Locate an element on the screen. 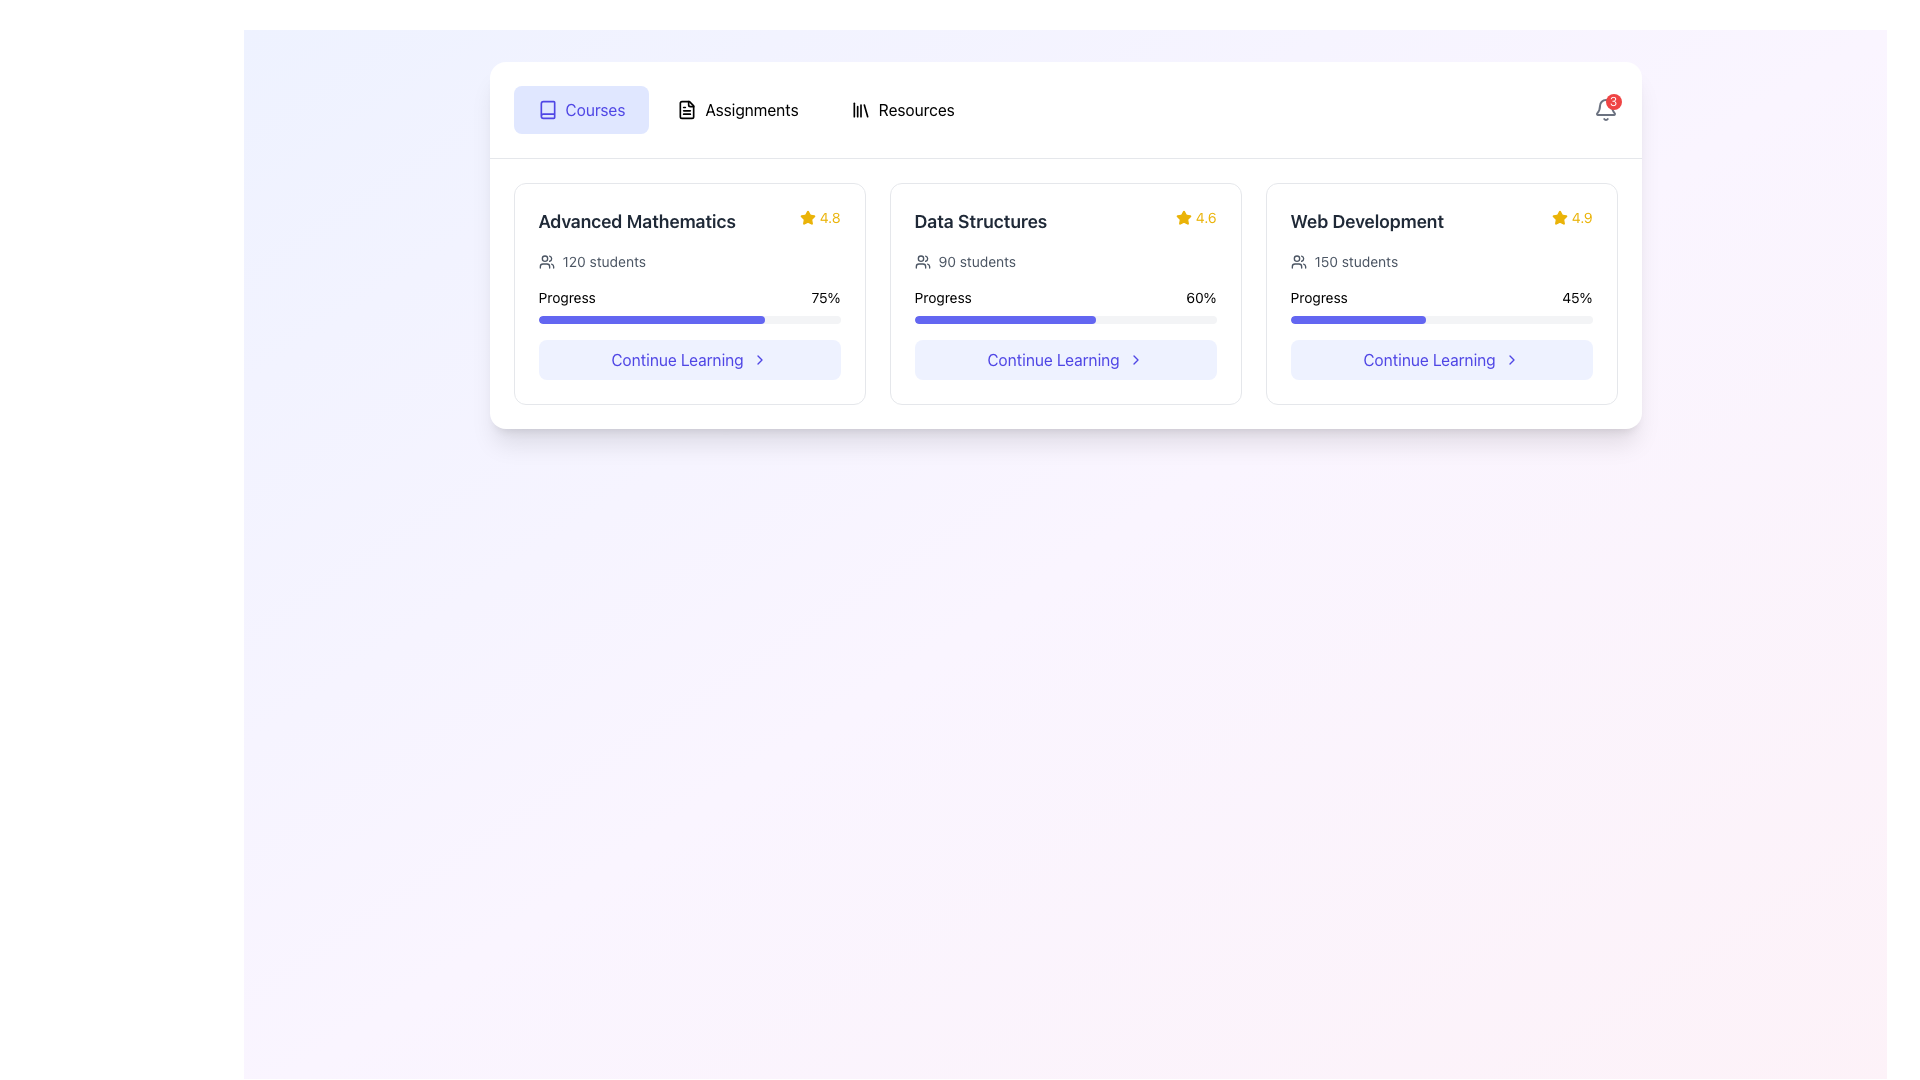 The height and width of the screenshot is (1080, 1920). the Rating display in the 'Data Structures' card, which features a yellow star icon and the text '4.6' in bold, located at the upper-right corner adjacent to the course title is located at coordinates (1196, 218).